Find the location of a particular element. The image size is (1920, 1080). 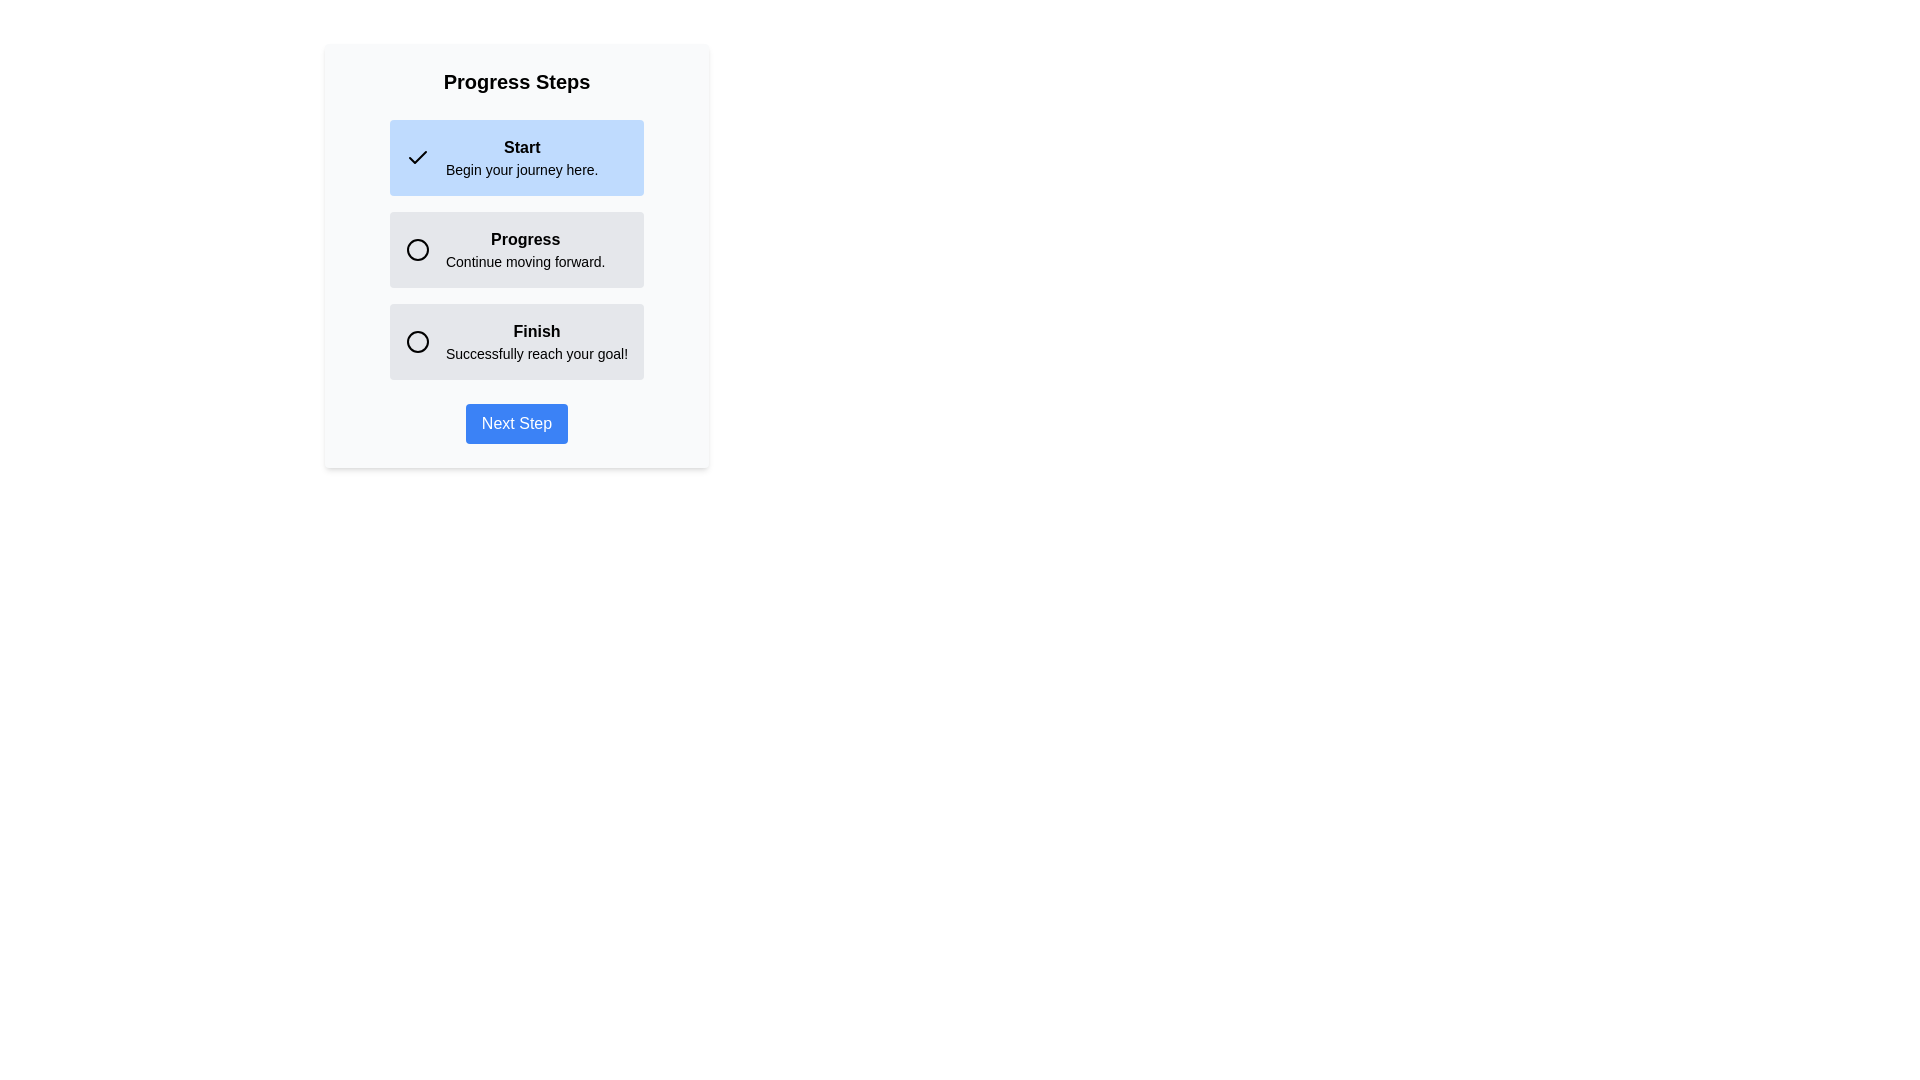

the SVG Circle Graphic with a bold black outline located at the left of the 'Progress' section is located at coordinates (416, 249).